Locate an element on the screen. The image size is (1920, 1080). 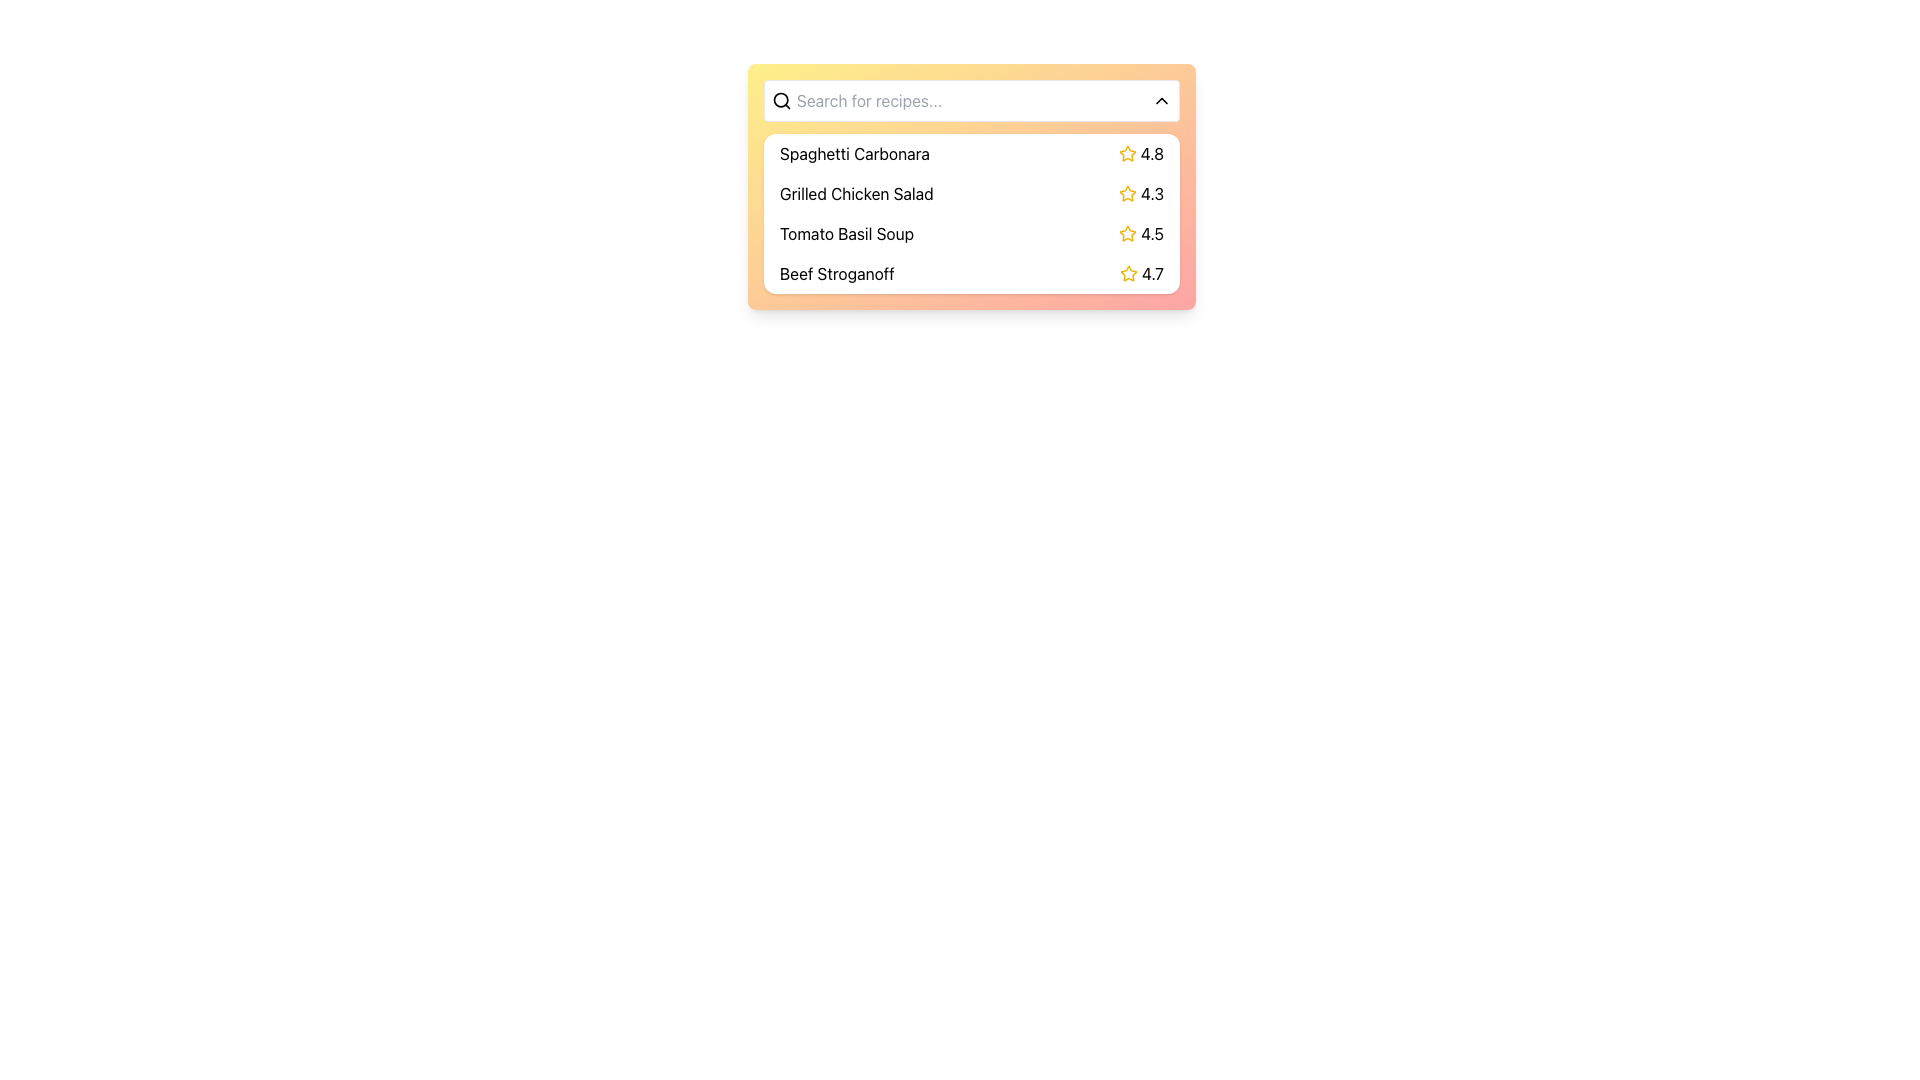
the text label displaying the rating '4.3' adjacent to the star icon in the rating display system for the 'Grilled Chicken Salad' item is located at coordinates (1141, 193).